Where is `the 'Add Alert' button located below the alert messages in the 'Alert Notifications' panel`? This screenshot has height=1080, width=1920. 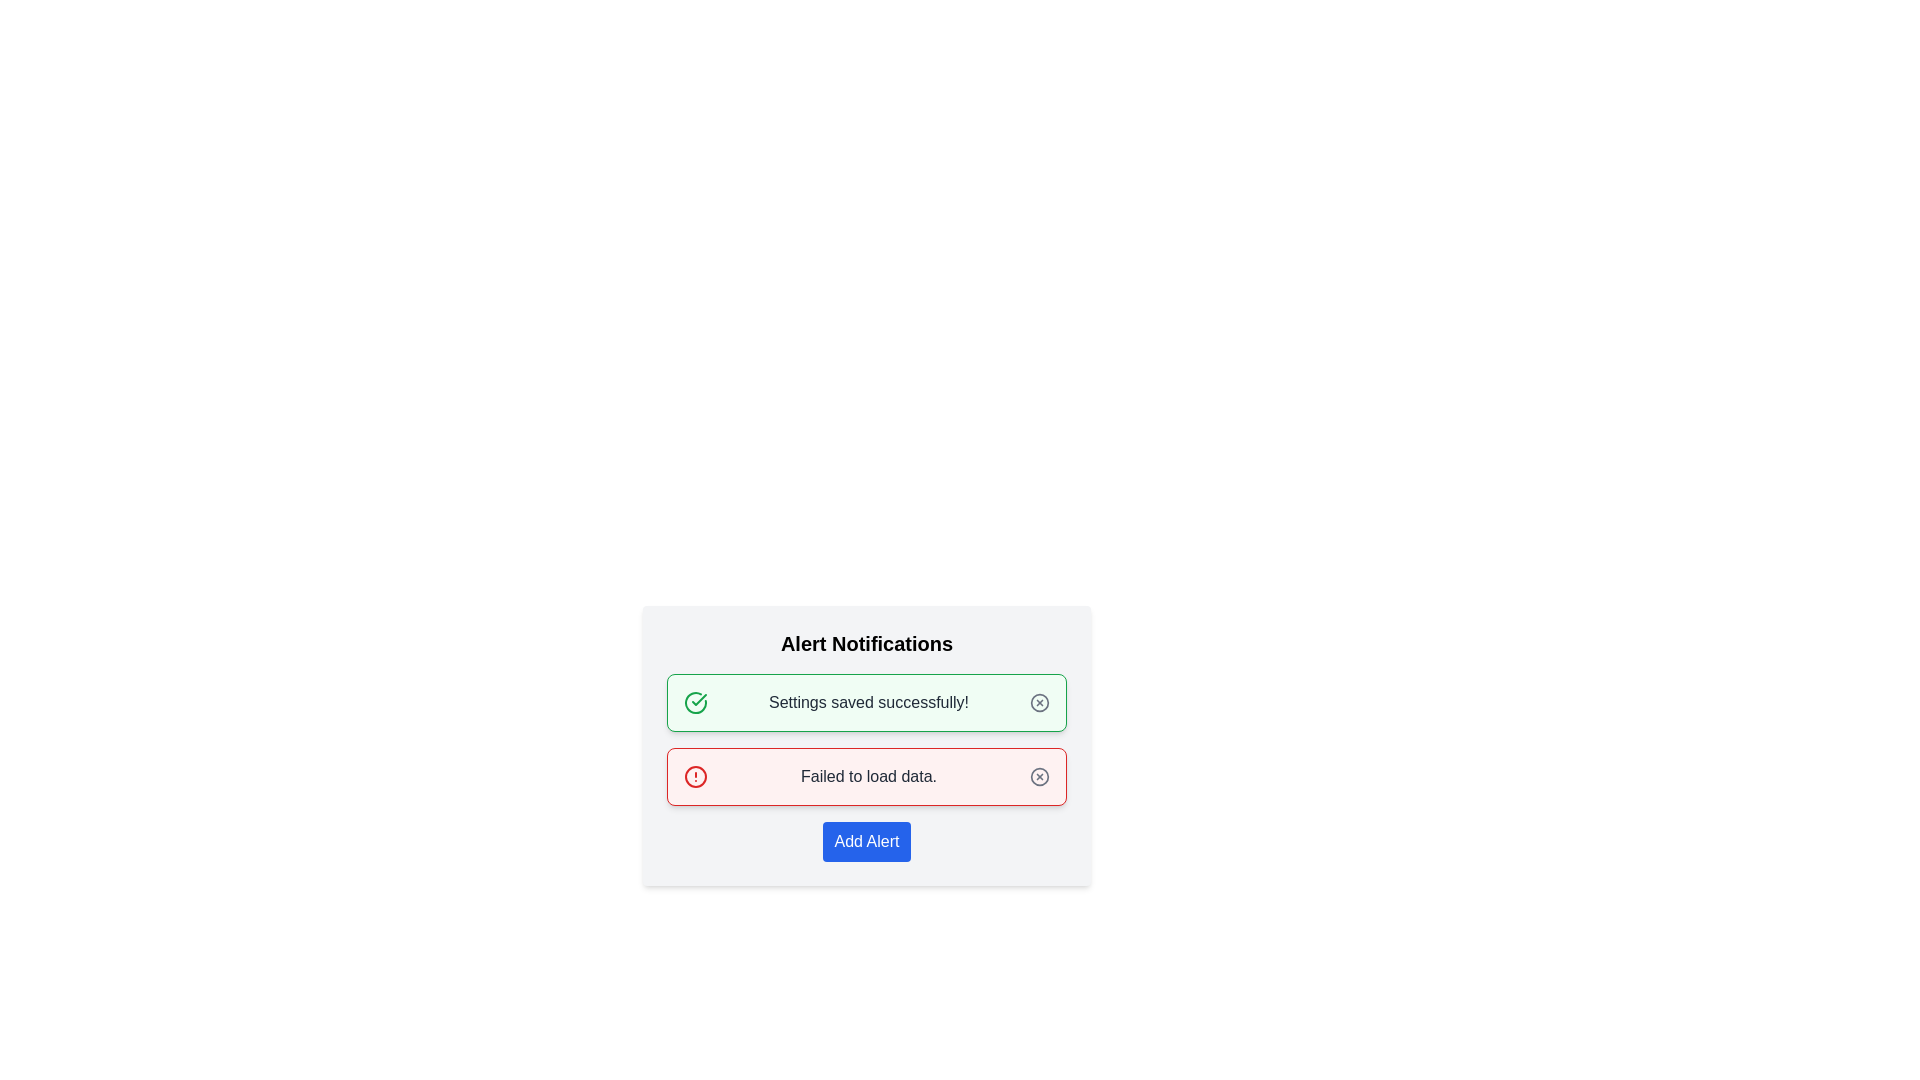 the 'Add Alert' button located below the alert messages in the 'Alert Notifications' panel is located at coordinates (867, 841).